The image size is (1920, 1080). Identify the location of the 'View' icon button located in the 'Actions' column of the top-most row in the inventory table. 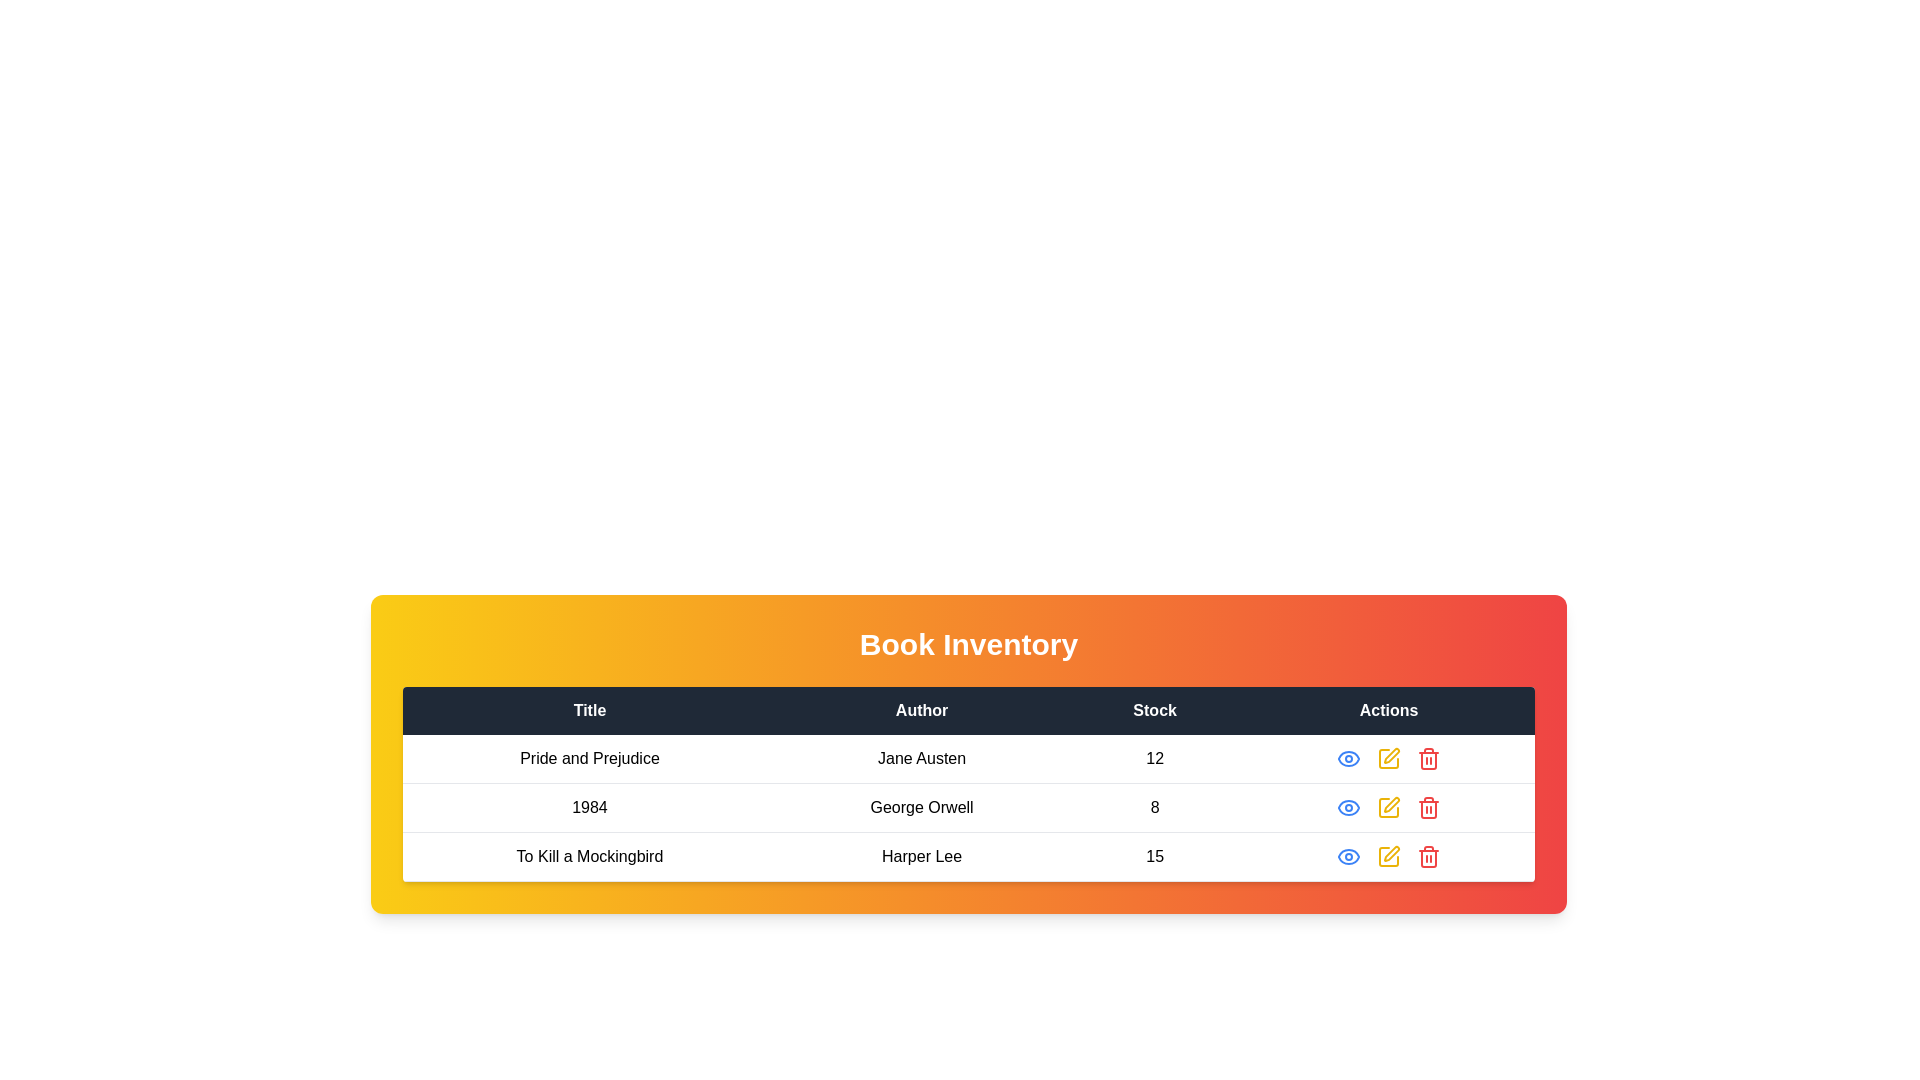
(1348, 759).